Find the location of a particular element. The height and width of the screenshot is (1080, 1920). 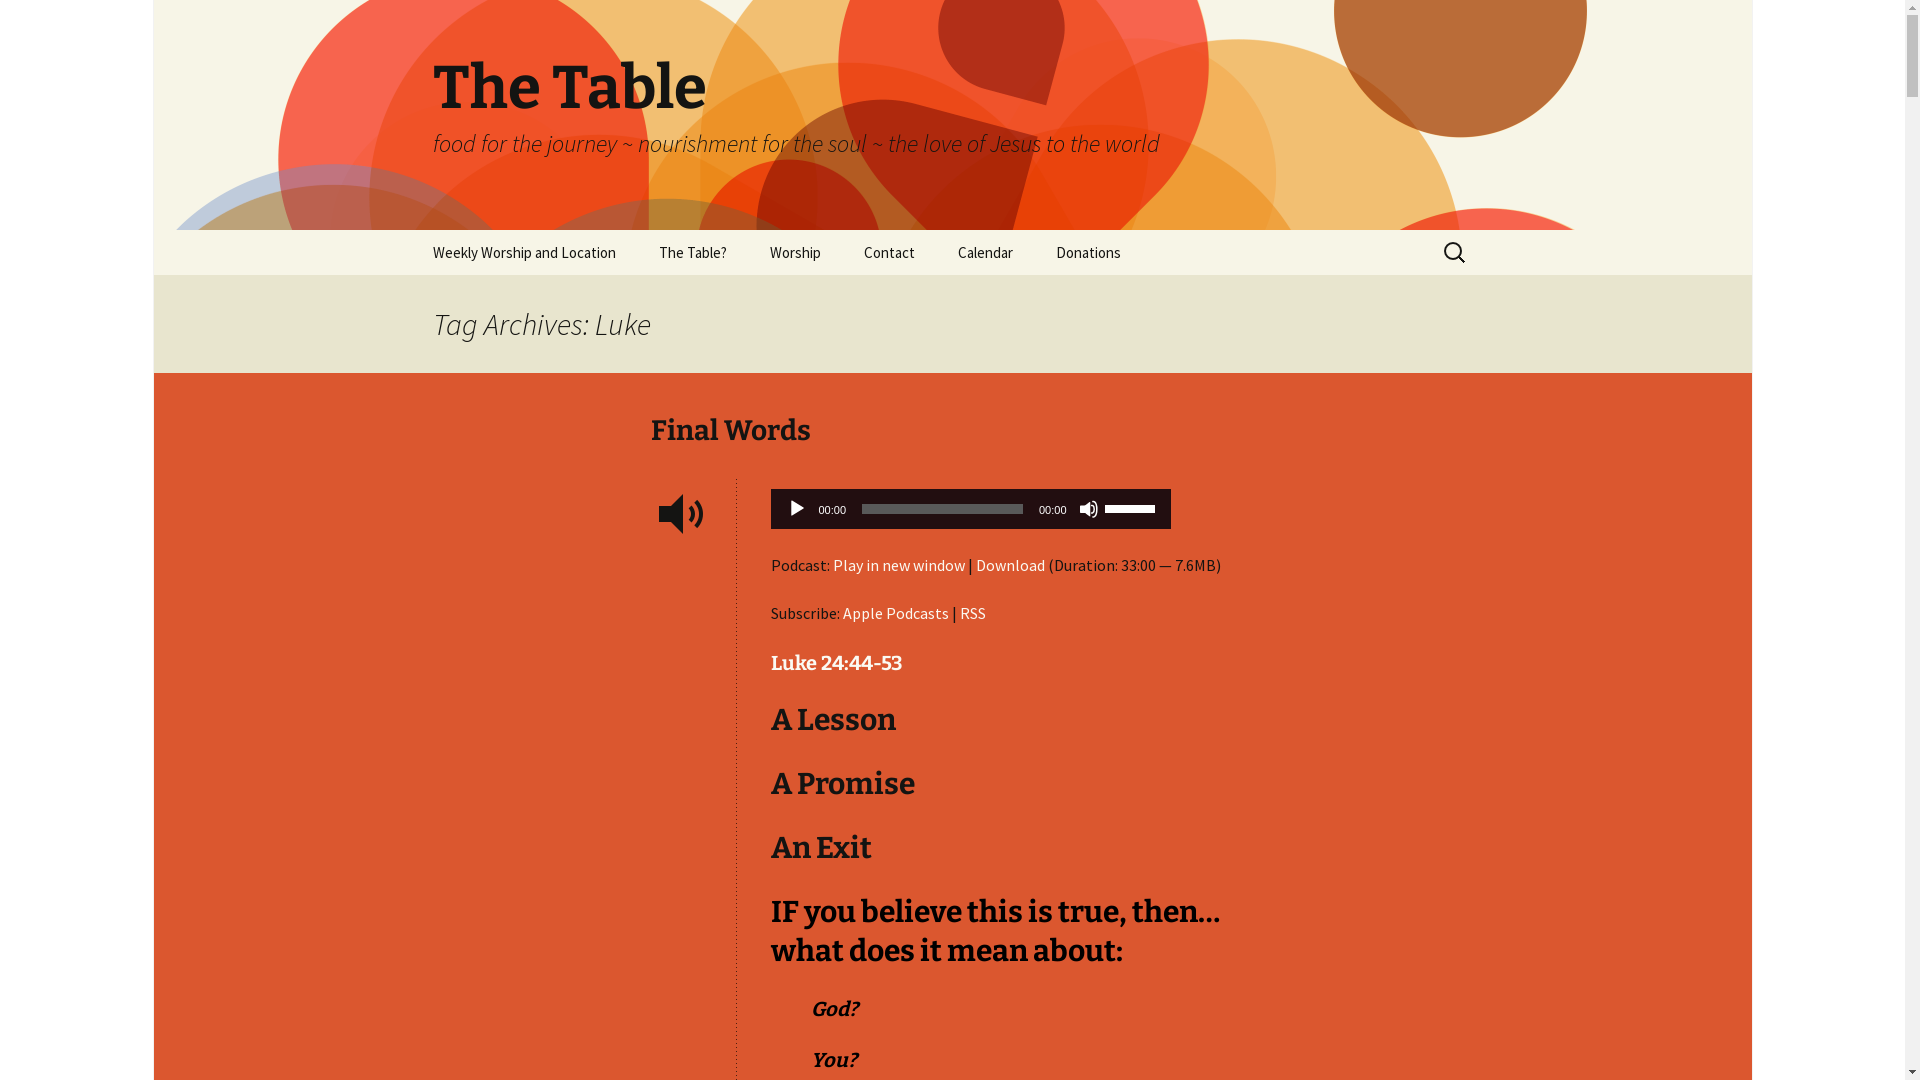

'Mute' is located at coordinates (1087, 508).